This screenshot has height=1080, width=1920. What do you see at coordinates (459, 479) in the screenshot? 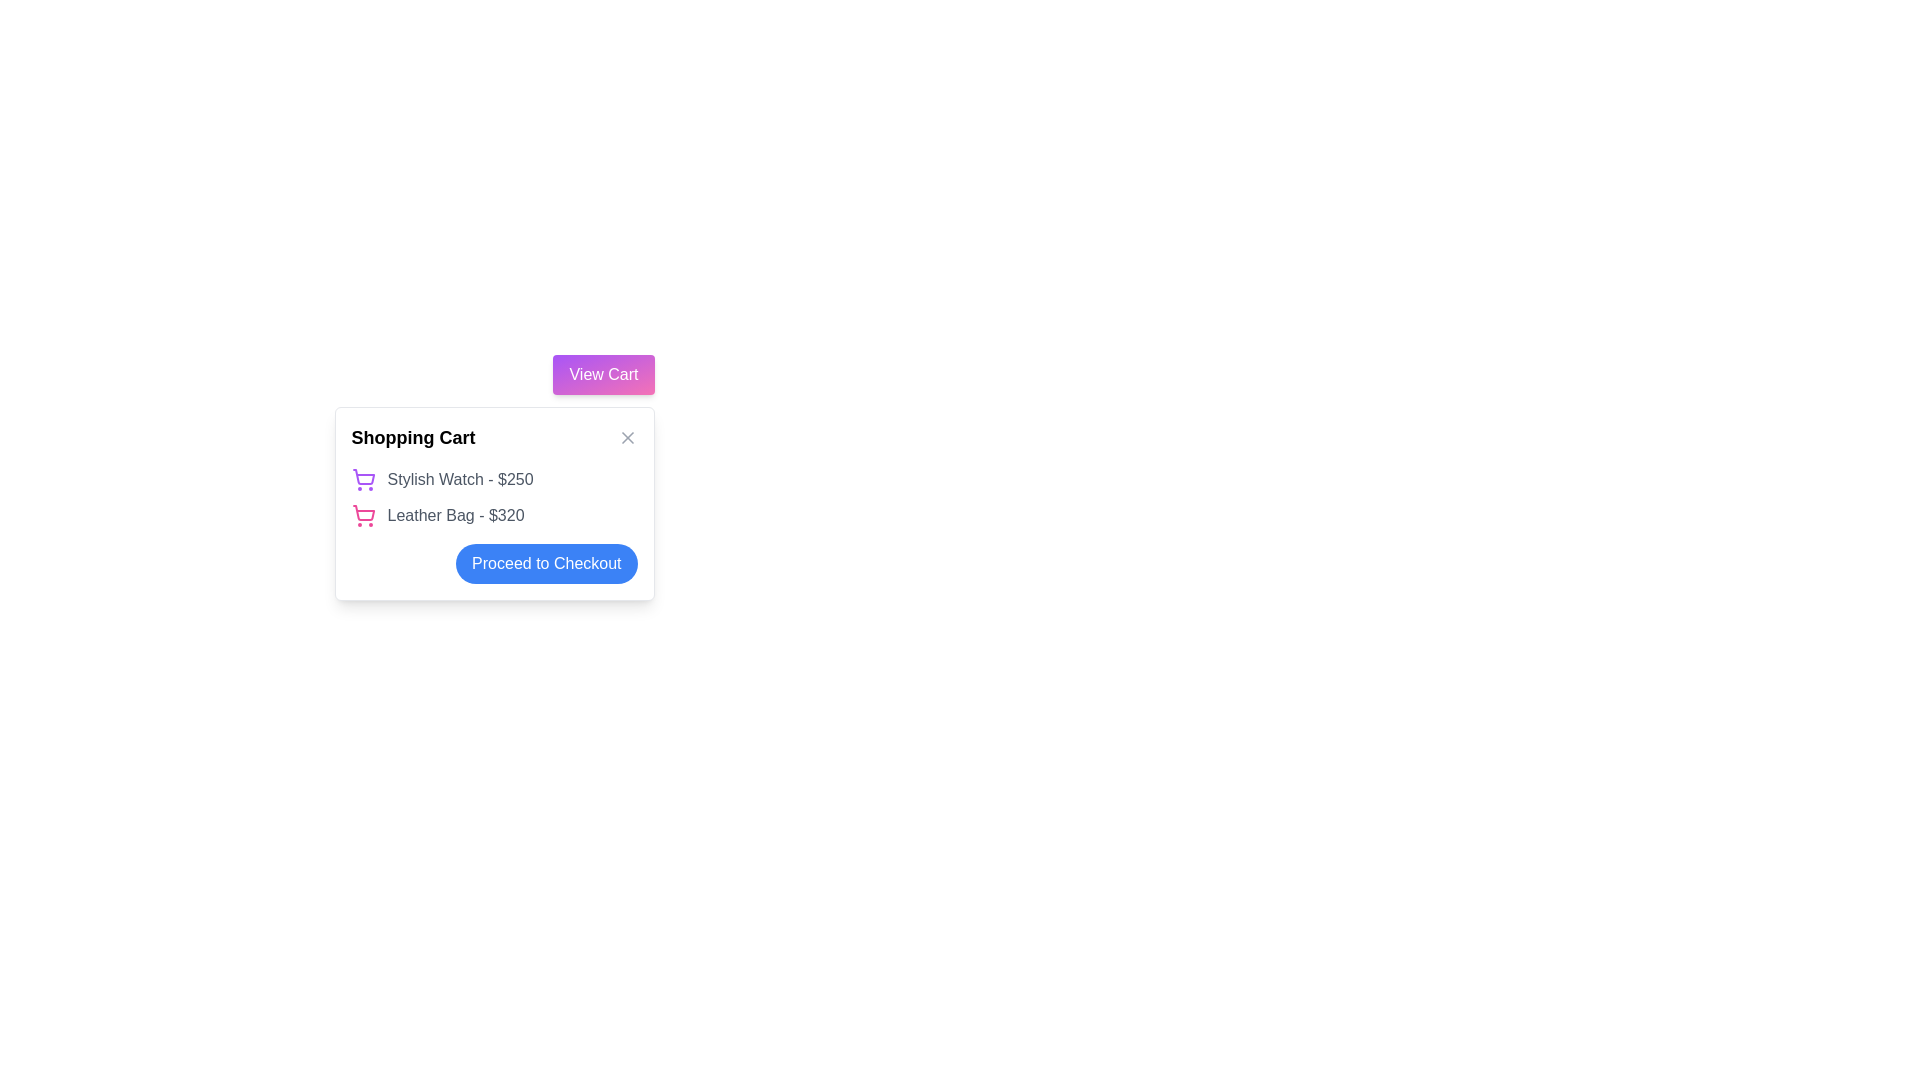
I see `the descriptive label for the product item in the shopping cart, which provides the product's name and price, positioned as the first item in a vertical list aligned to the right of a purple shopping cart icon` at bounding box center [459, 479].